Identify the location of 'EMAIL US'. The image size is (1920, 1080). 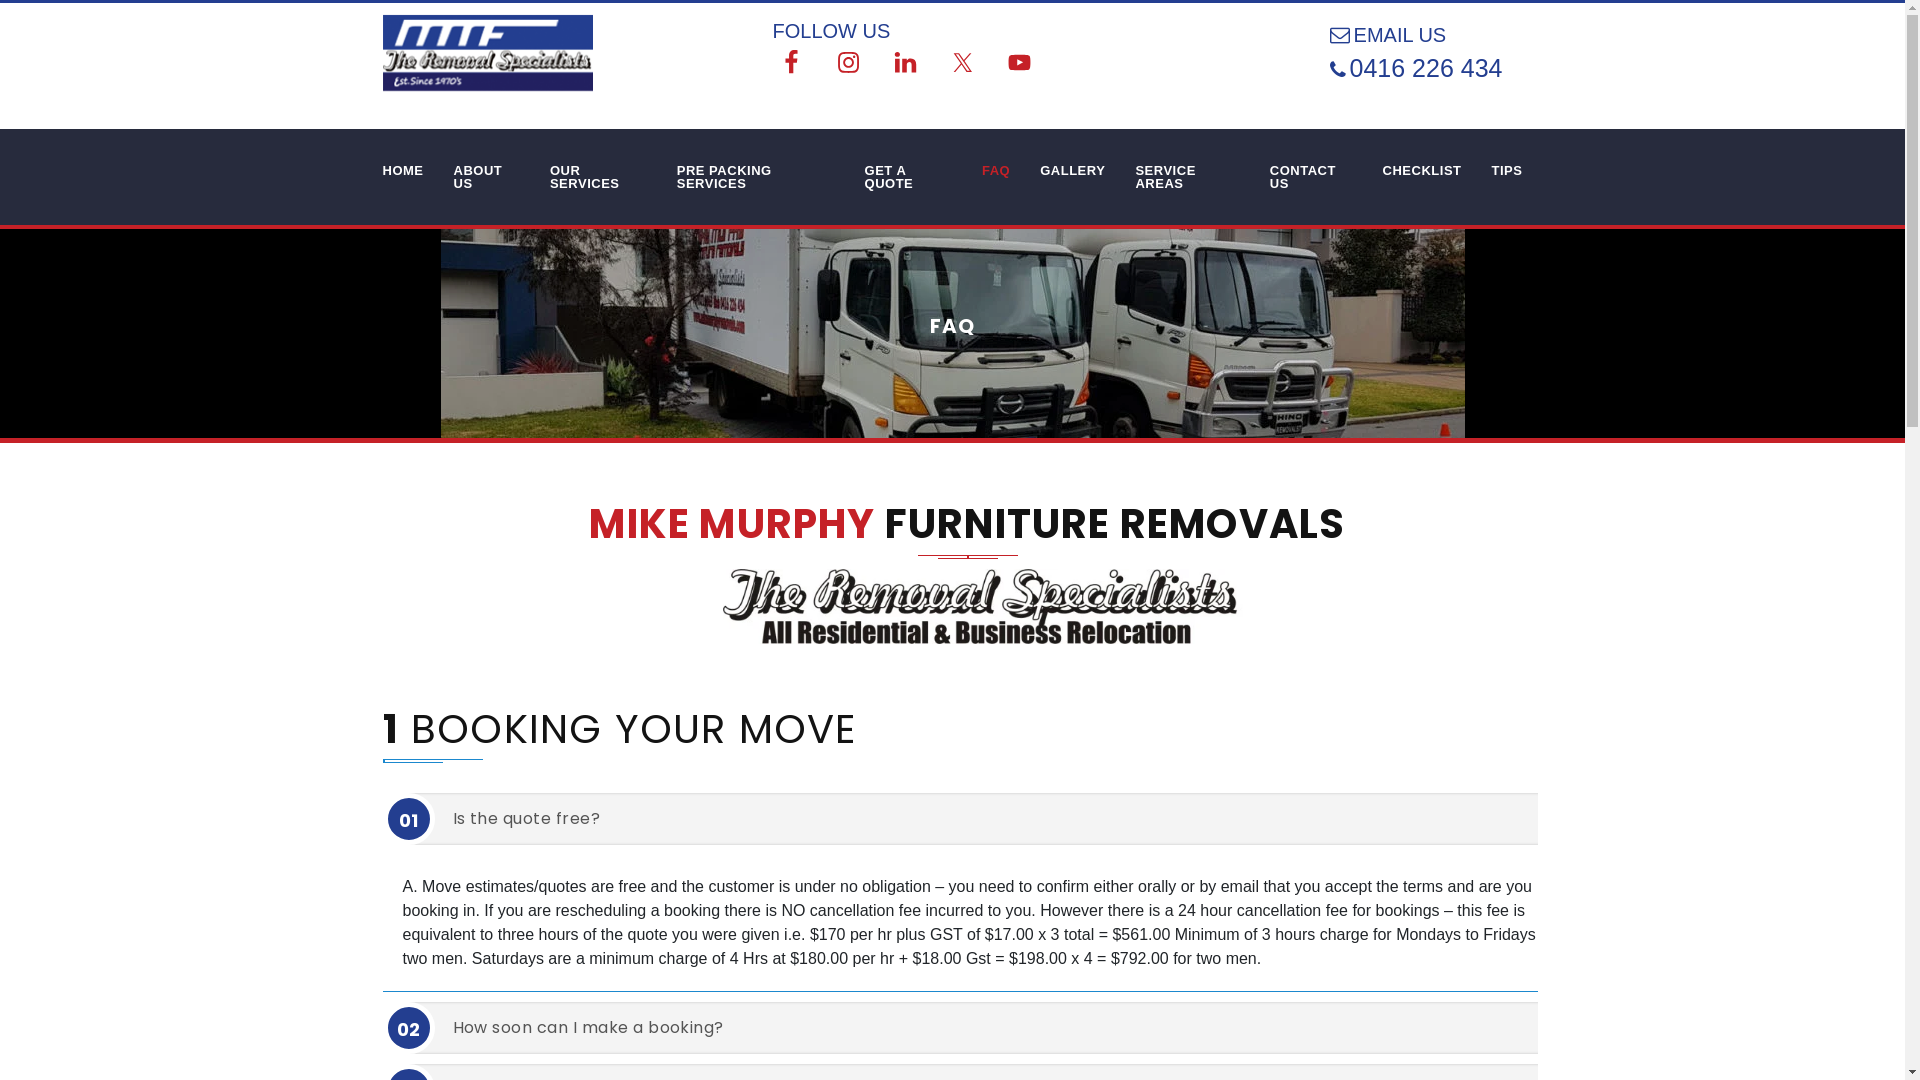
(1409, 34).